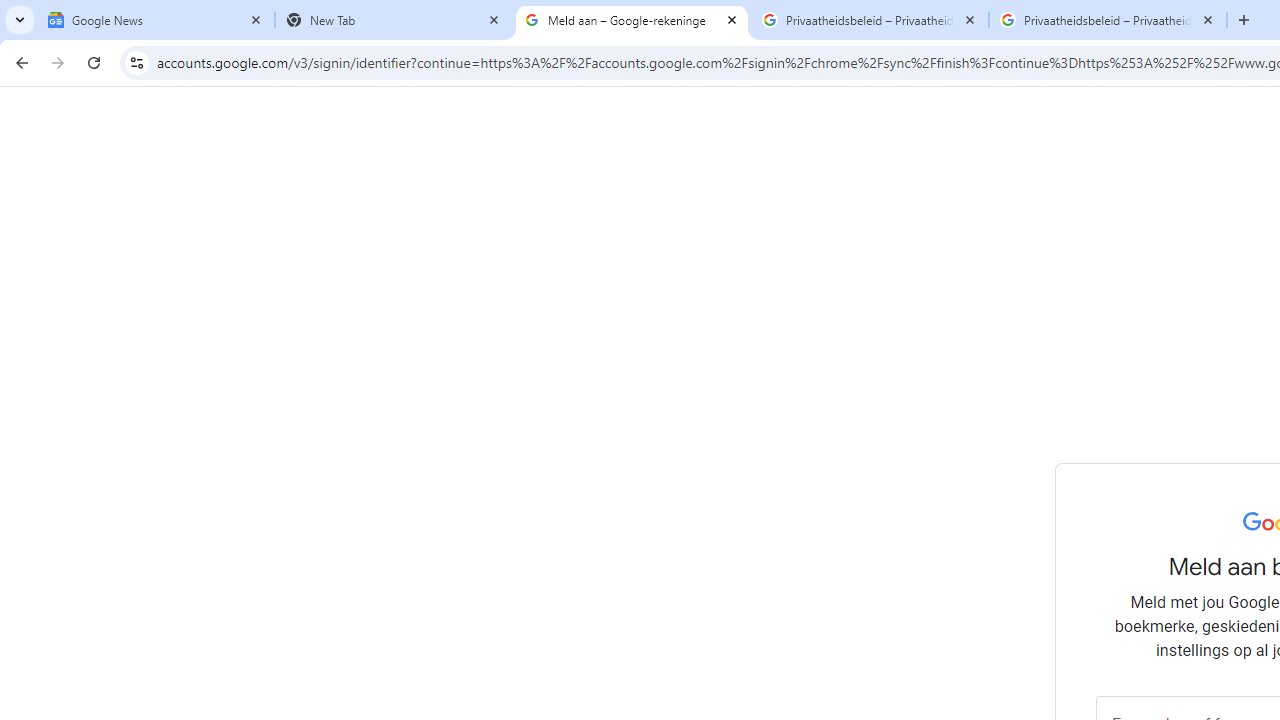  What do you see at coordinates (394, 20) in the screenshot?
I see `'New Tab'` at bounding box center [394, 20].